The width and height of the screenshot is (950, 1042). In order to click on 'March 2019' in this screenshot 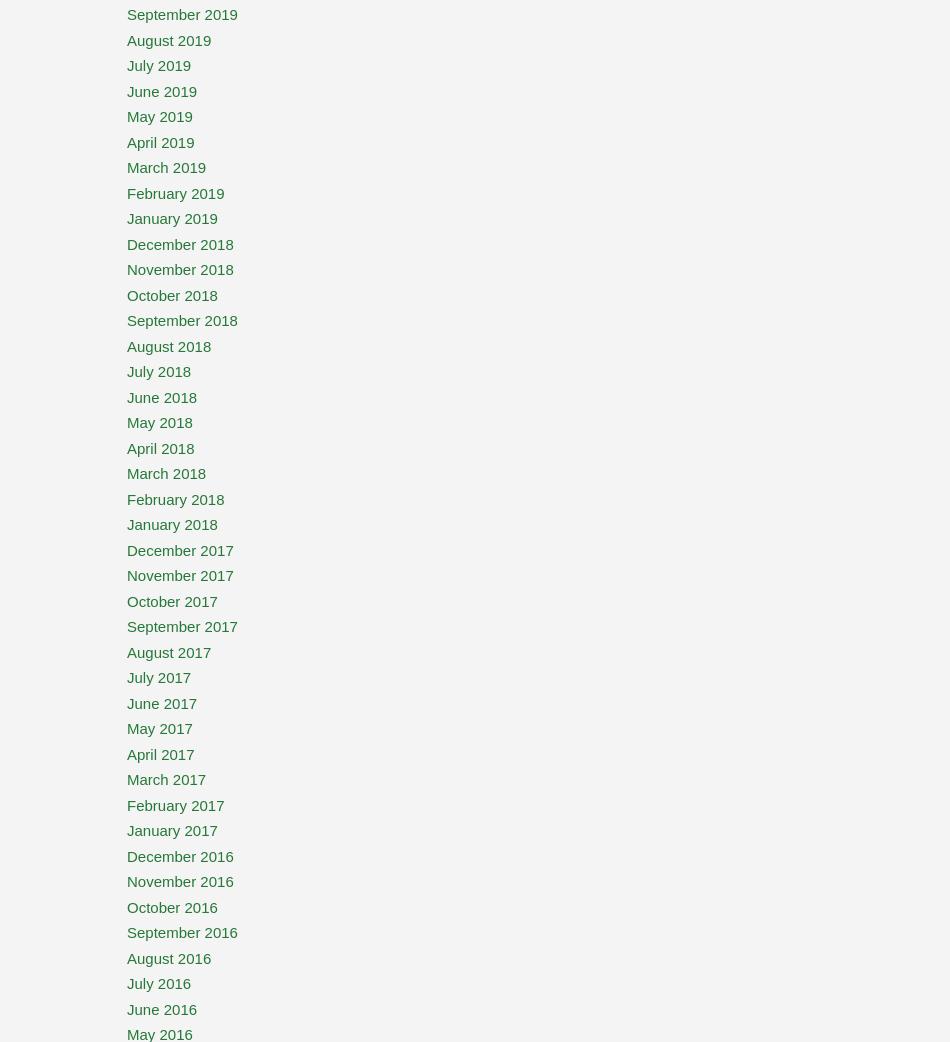, I will do `click(166, 167)`.